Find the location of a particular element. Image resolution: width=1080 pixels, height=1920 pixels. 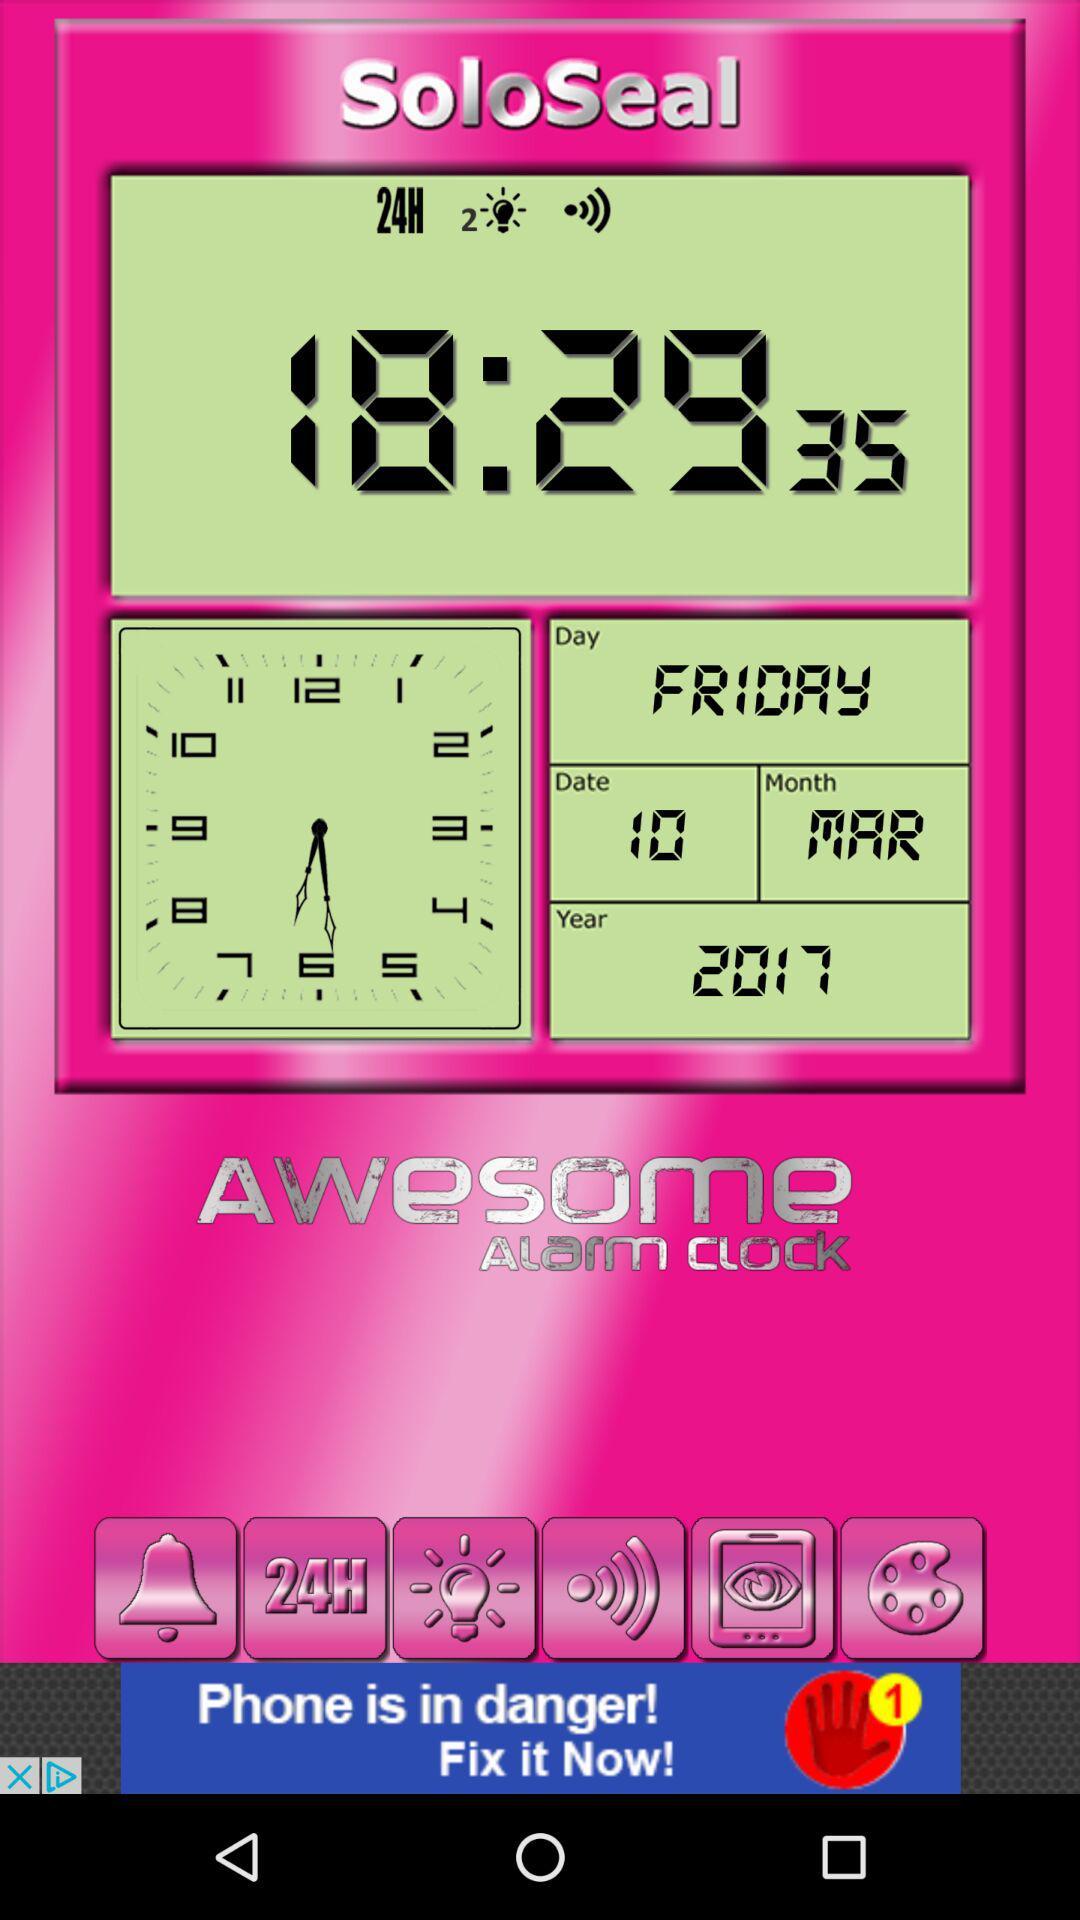

bell button is located at coordinates (165, 1587).